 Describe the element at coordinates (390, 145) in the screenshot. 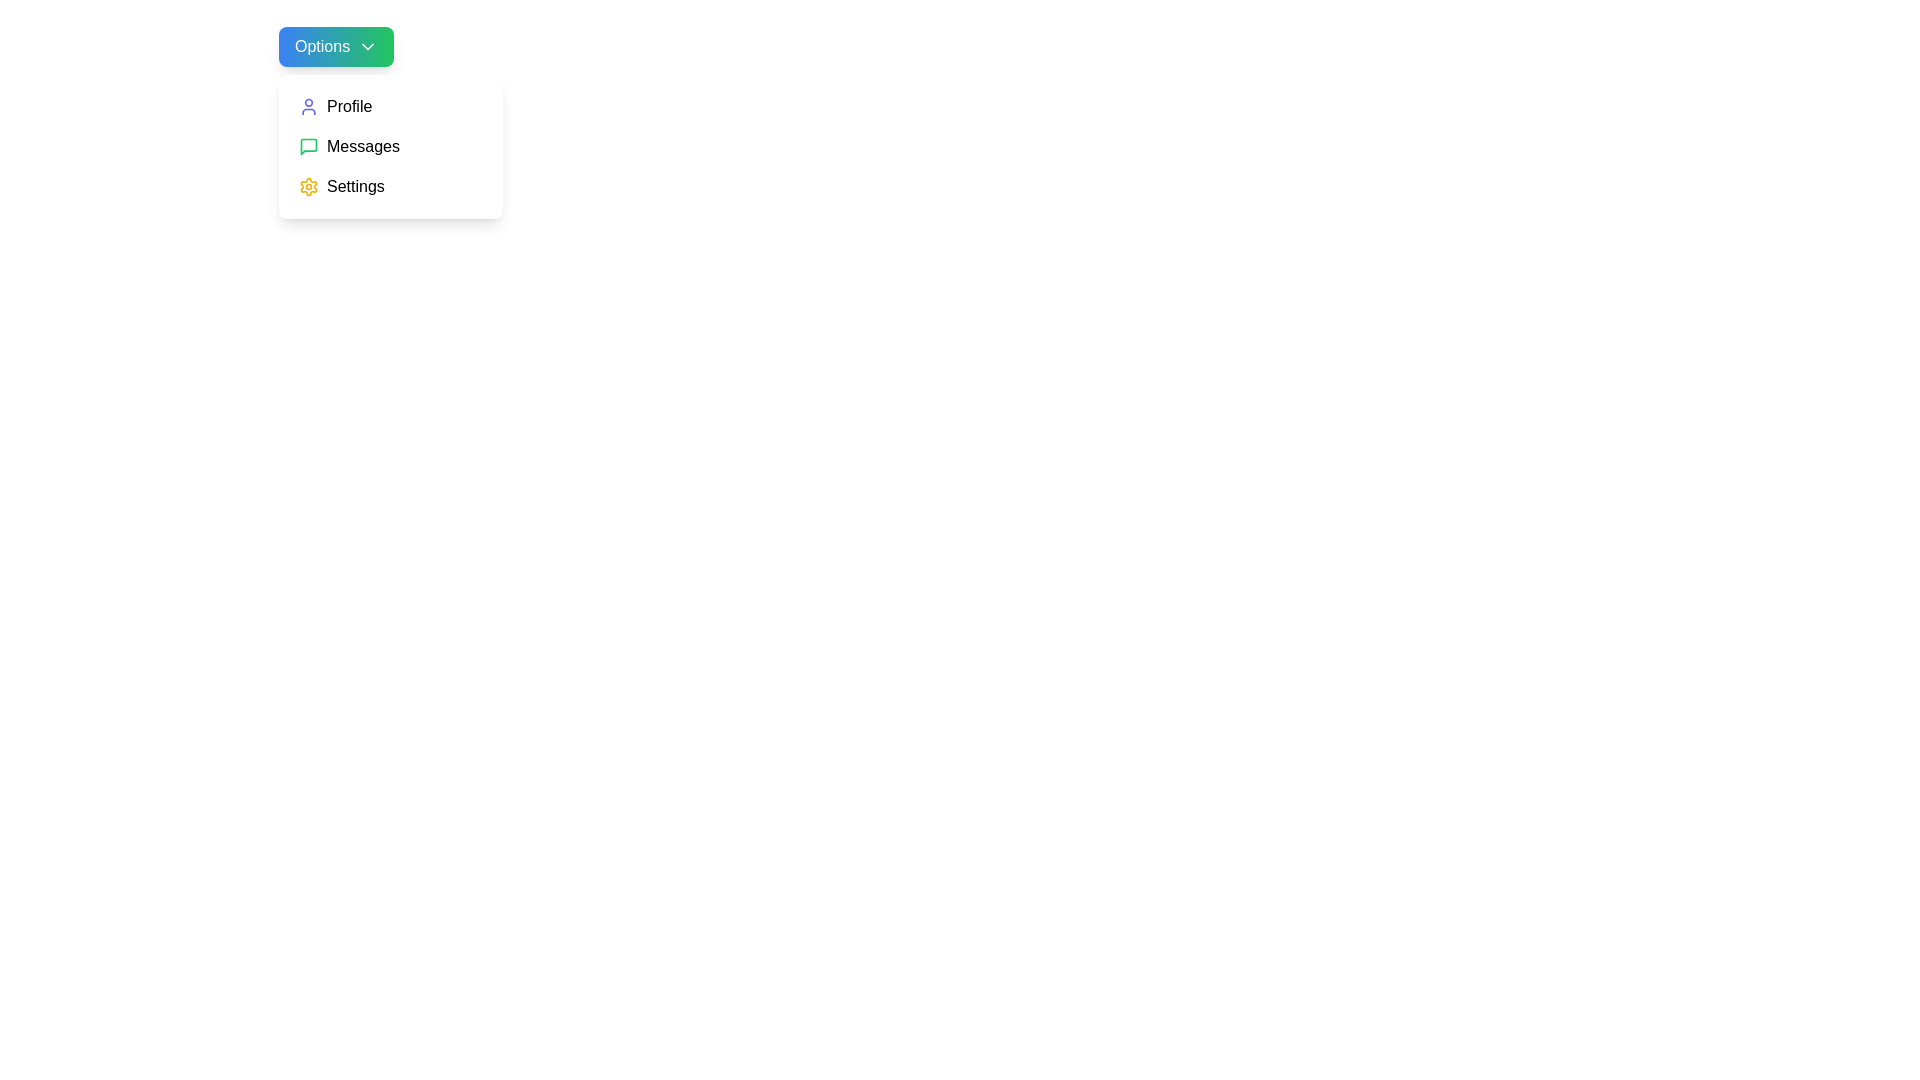

I see `the menu item Messages to preview its action` at that location.